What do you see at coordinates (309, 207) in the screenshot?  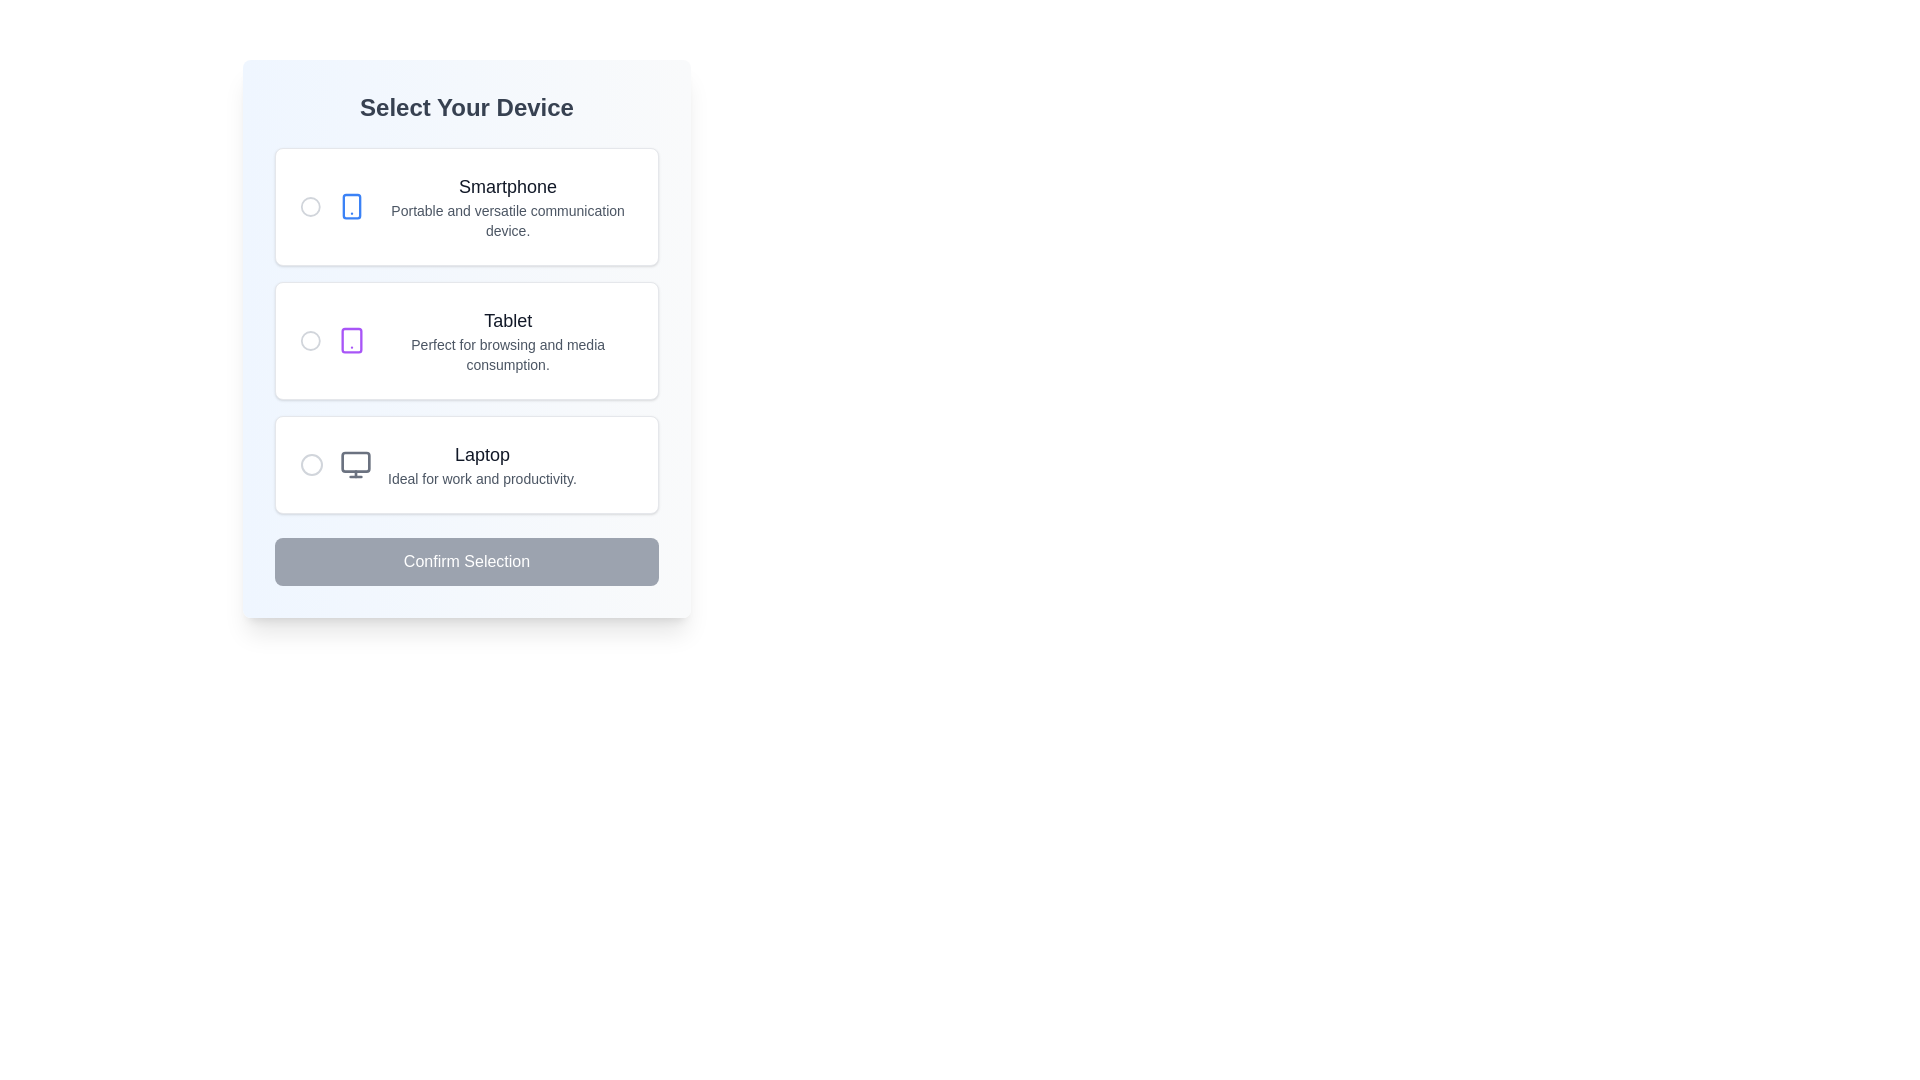 I see `the radio button located at the top left side of the 'Smartphone' card, which features a gray circular outline in a modern UI style` at bounding box center [309, 207].